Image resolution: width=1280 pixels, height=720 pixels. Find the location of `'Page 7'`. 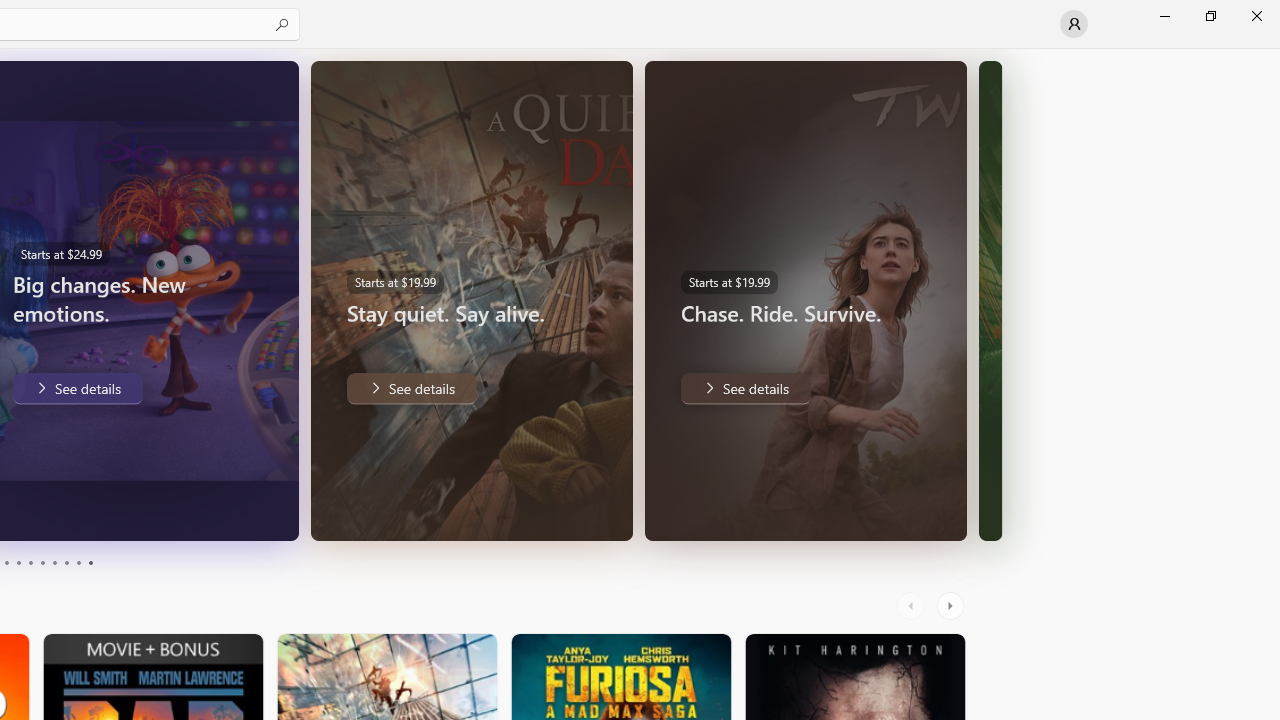

'Page 7' is located at coordinates (54, 563).